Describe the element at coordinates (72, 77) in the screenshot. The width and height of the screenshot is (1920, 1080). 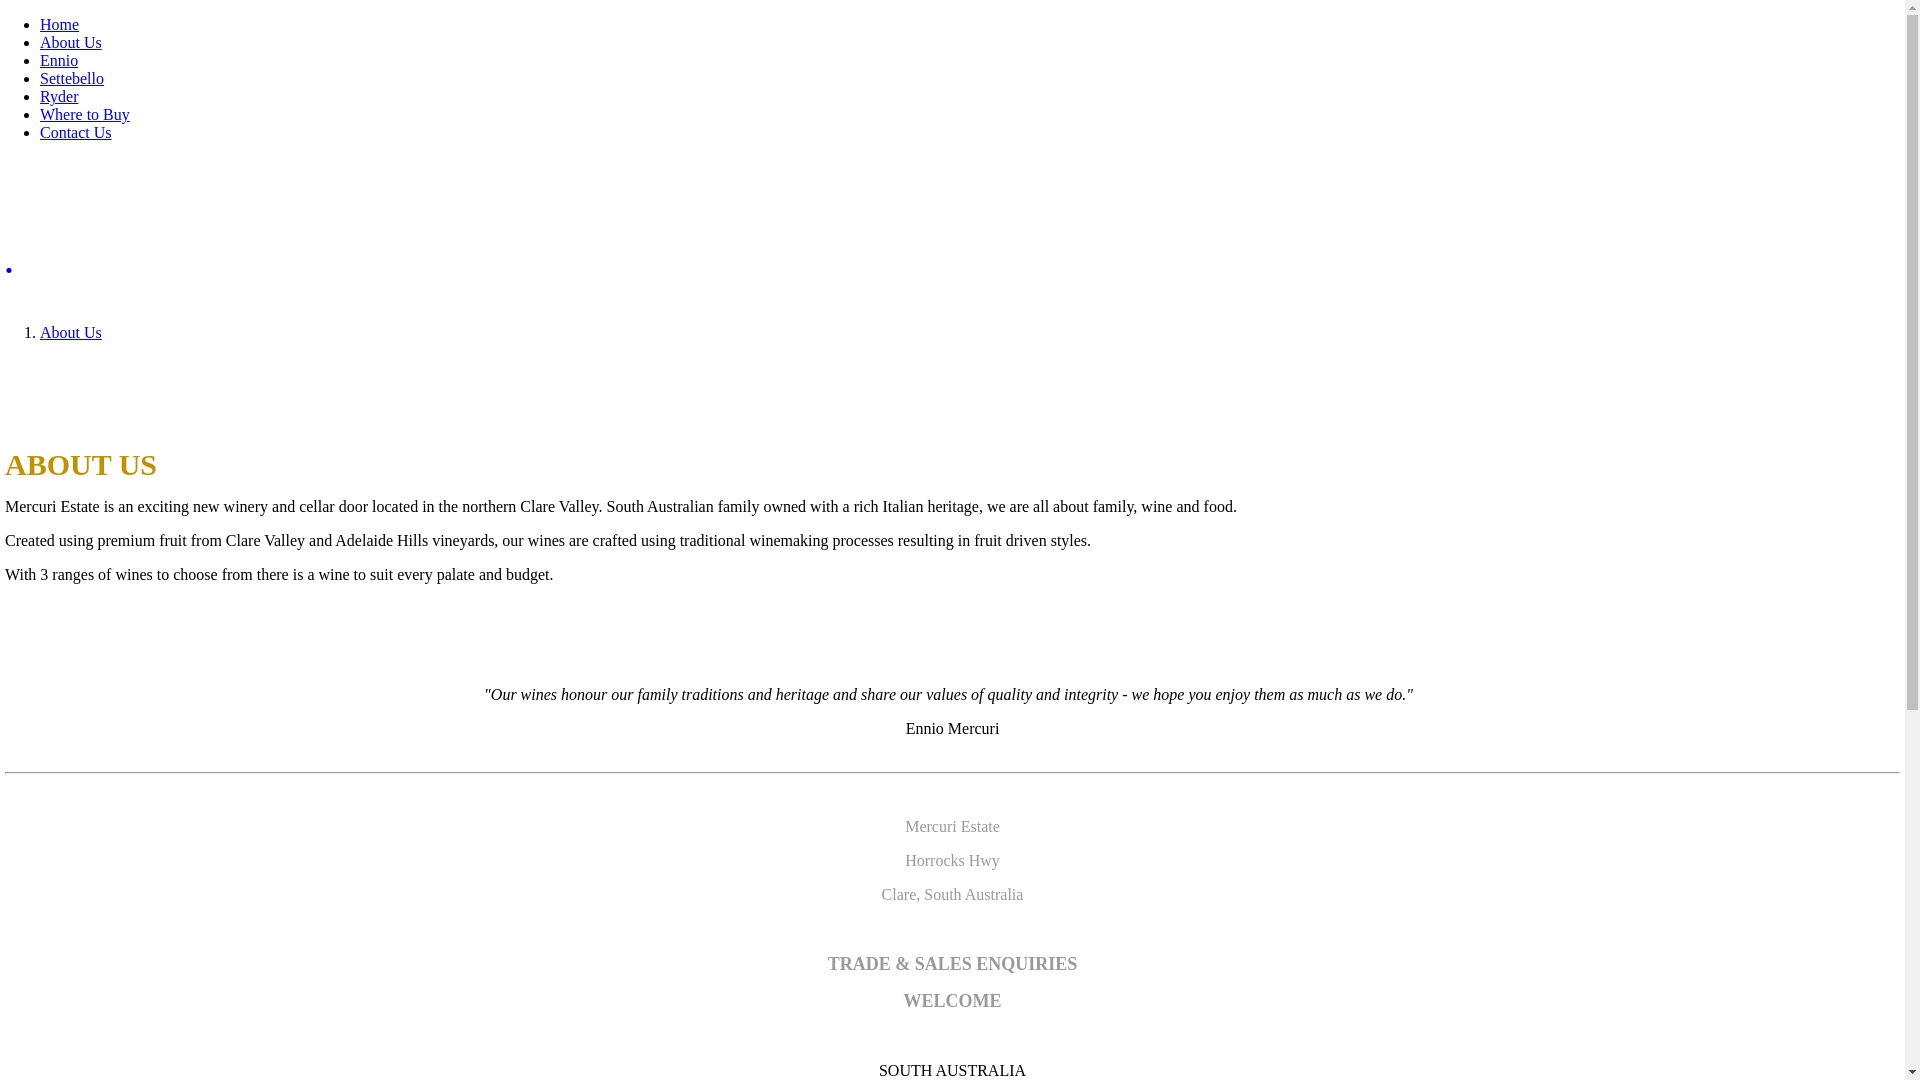
I see `'Settebello'` at that location.